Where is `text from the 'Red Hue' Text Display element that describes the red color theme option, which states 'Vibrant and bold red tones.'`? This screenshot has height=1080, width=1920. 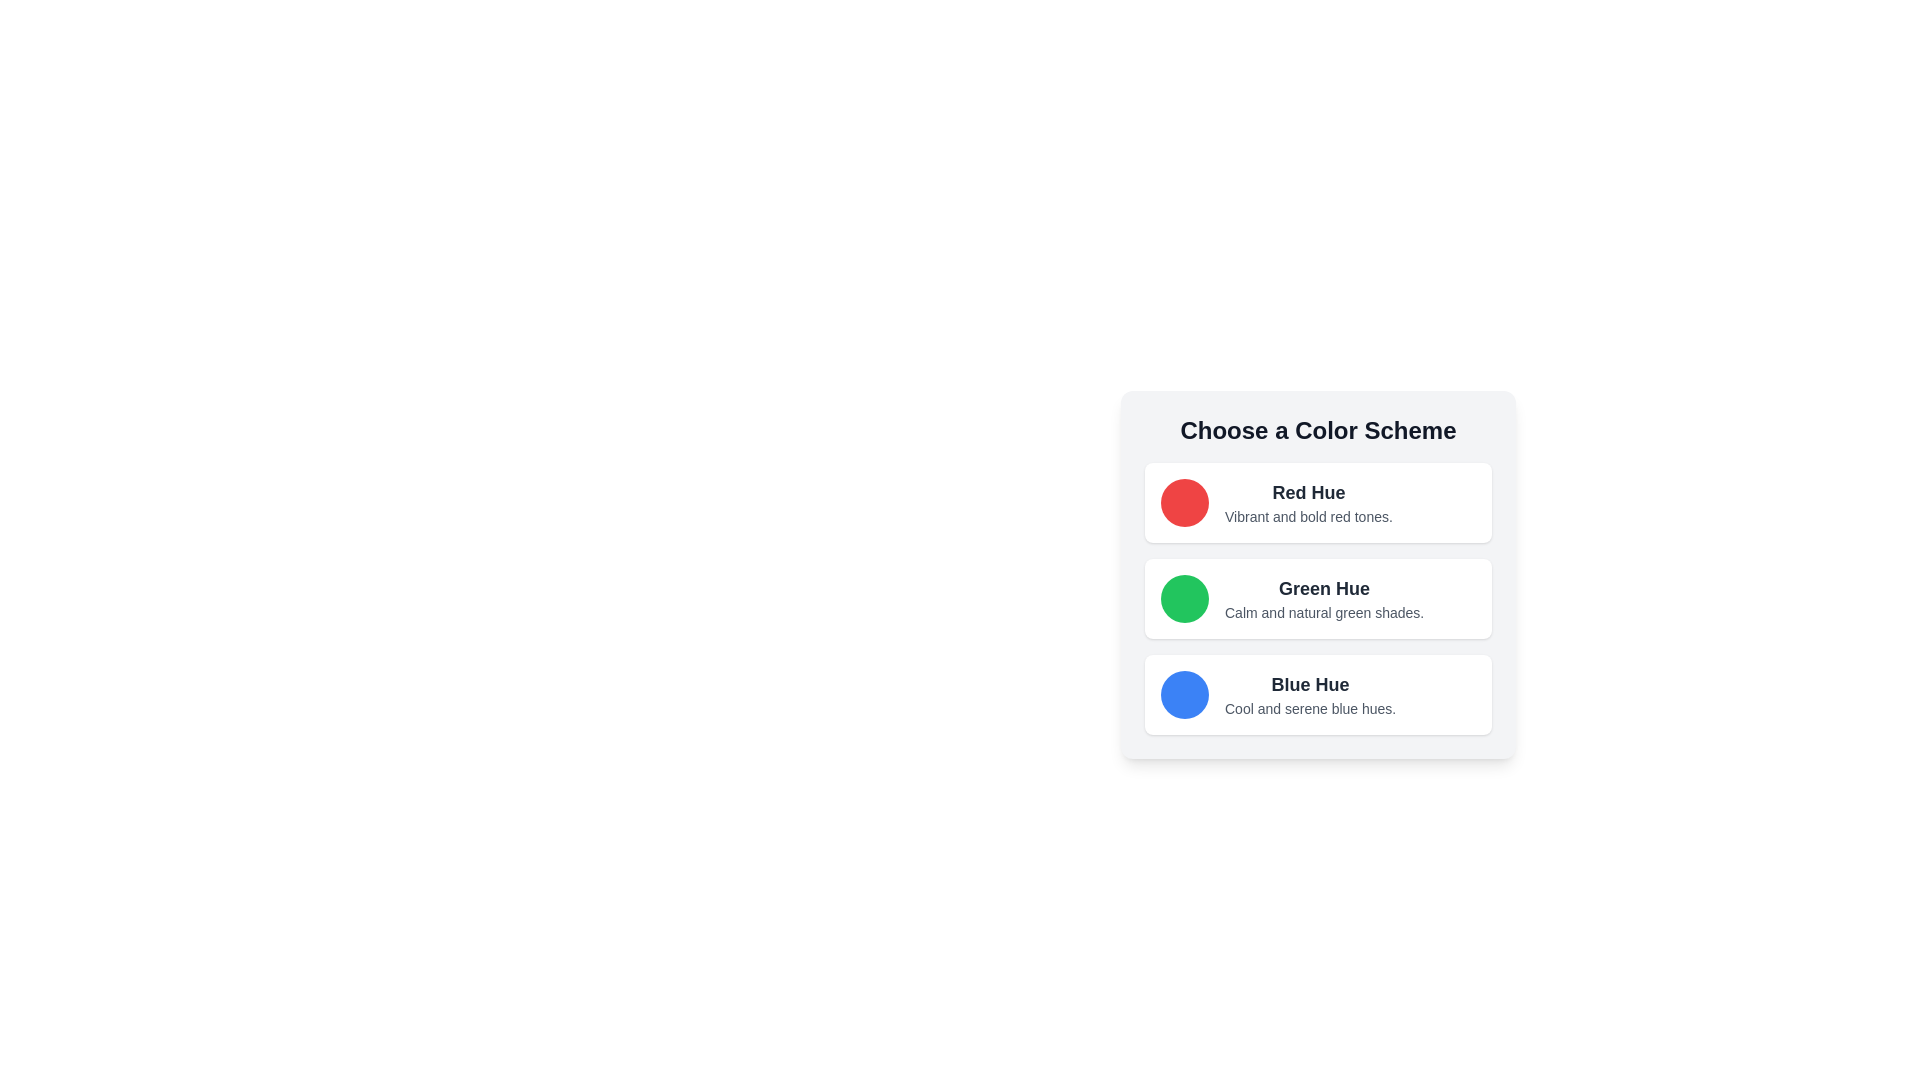
text from the 'Red Hue' Text Display element that describes the red color theme option, which states 'Vibrant and bold red tones.' is located at coordinates (1308, 501).